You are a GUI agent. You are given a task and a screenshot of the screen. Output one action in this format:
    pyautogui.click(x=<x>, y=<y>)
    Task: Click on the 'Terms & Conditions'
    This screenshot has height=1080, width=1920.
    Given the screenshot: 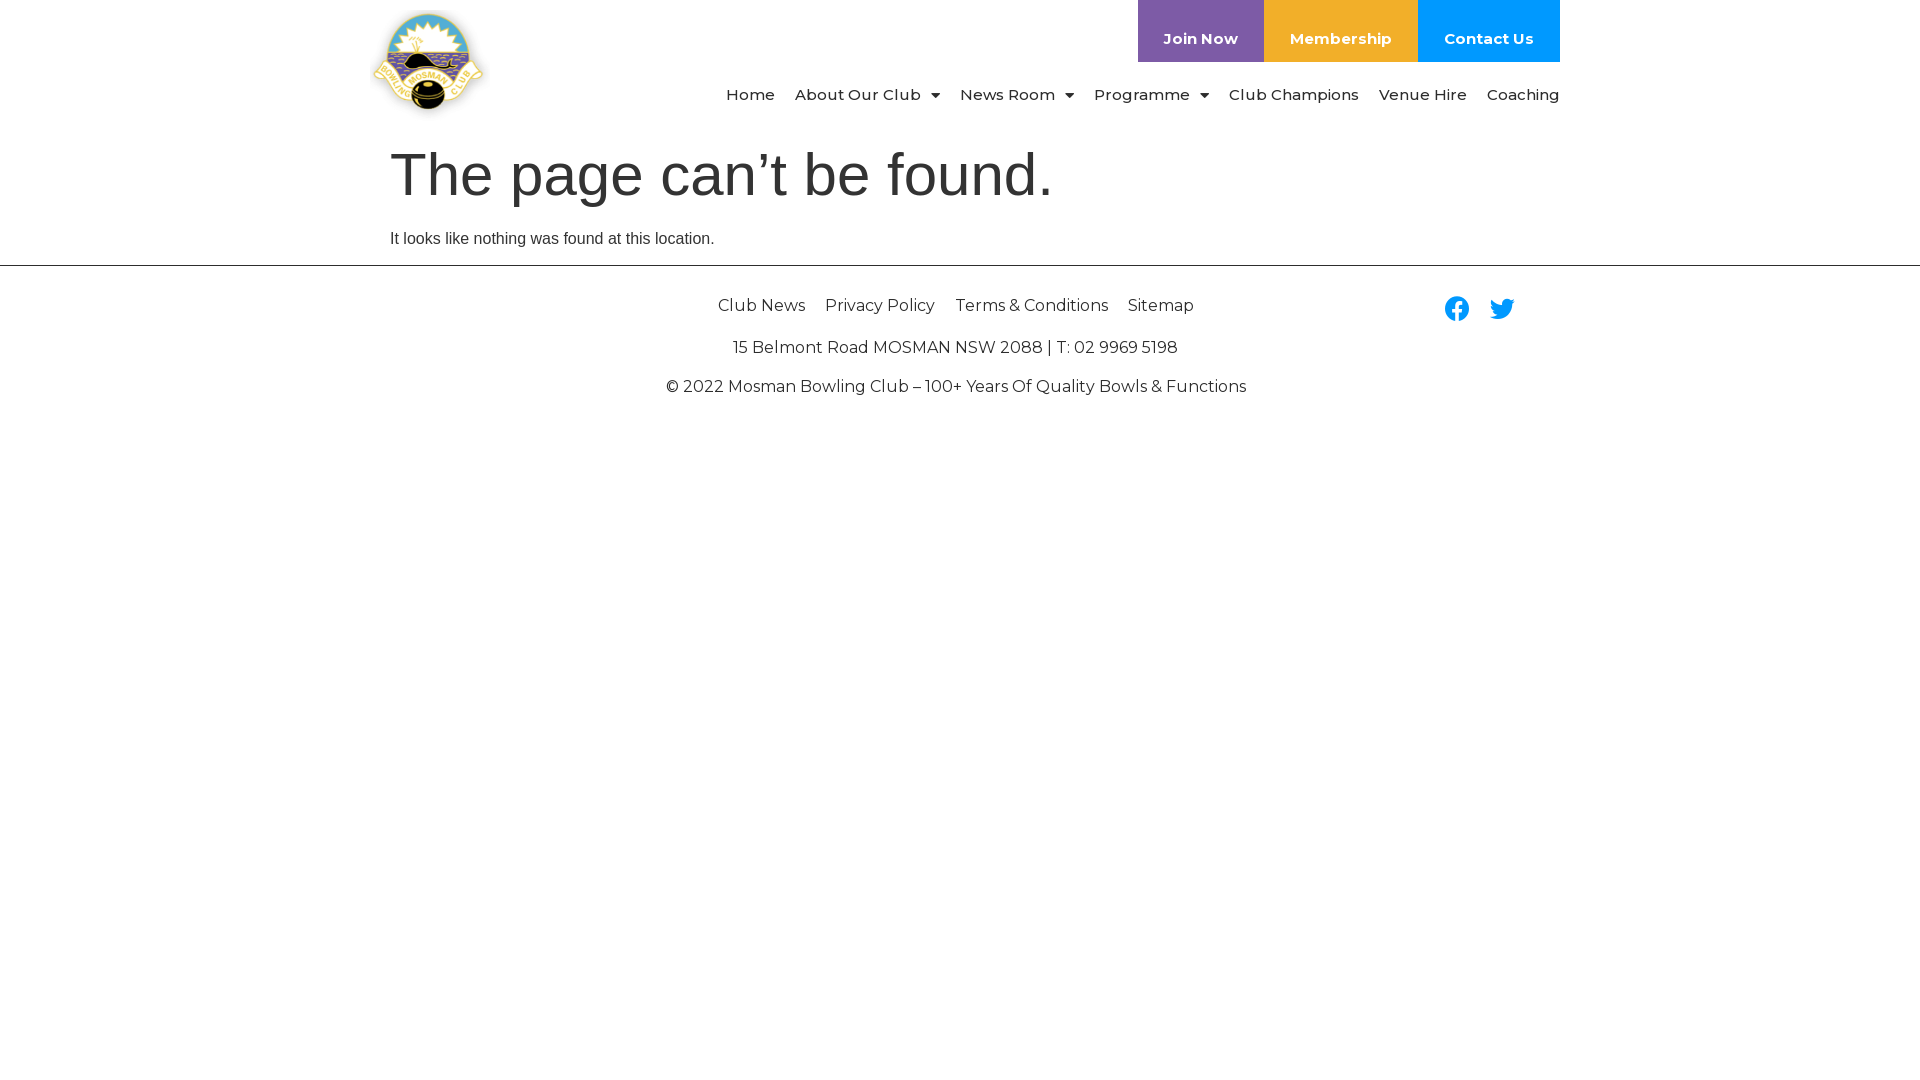 What is the action you would take?
    pyautogui.click(x=944, y=305)
    